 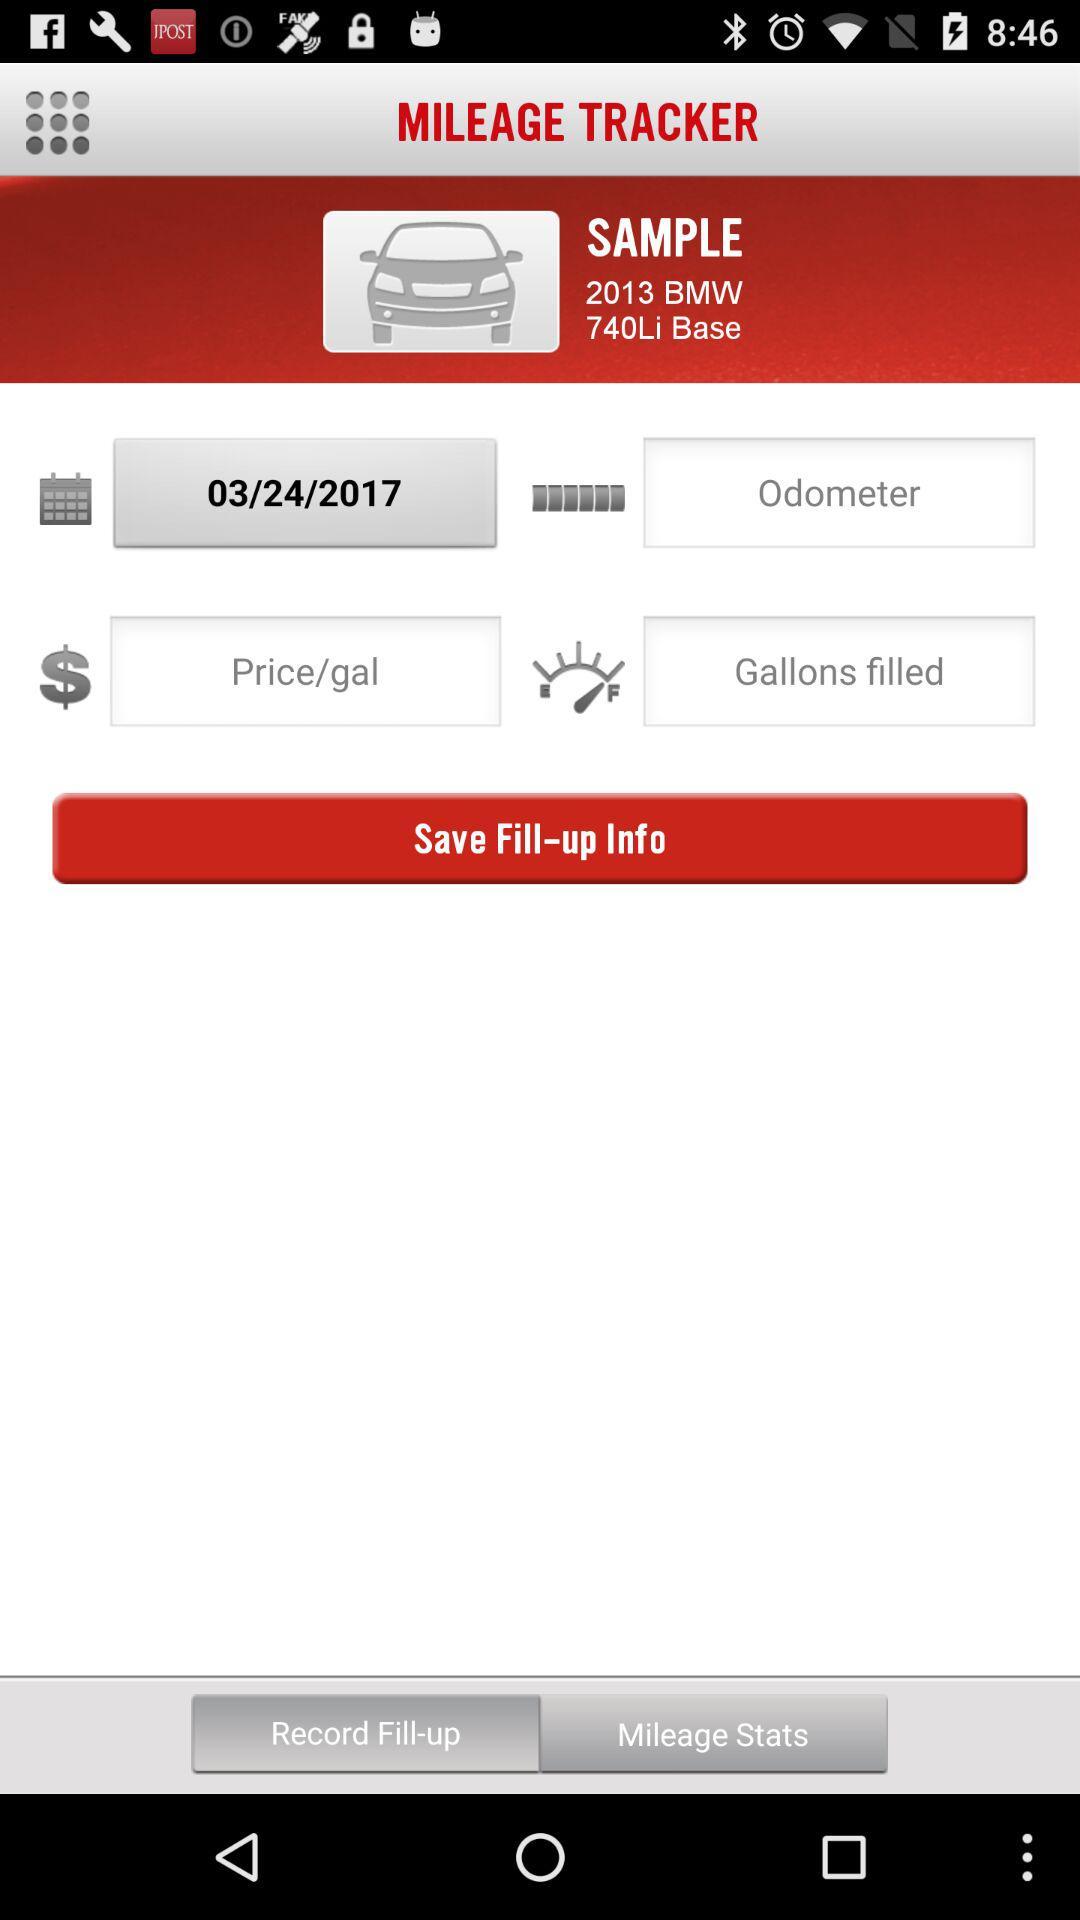 What do you see at coordinates (440, 280) in the screenshot?
I see `the item next to sample  item` at bounding box center [440, 280].